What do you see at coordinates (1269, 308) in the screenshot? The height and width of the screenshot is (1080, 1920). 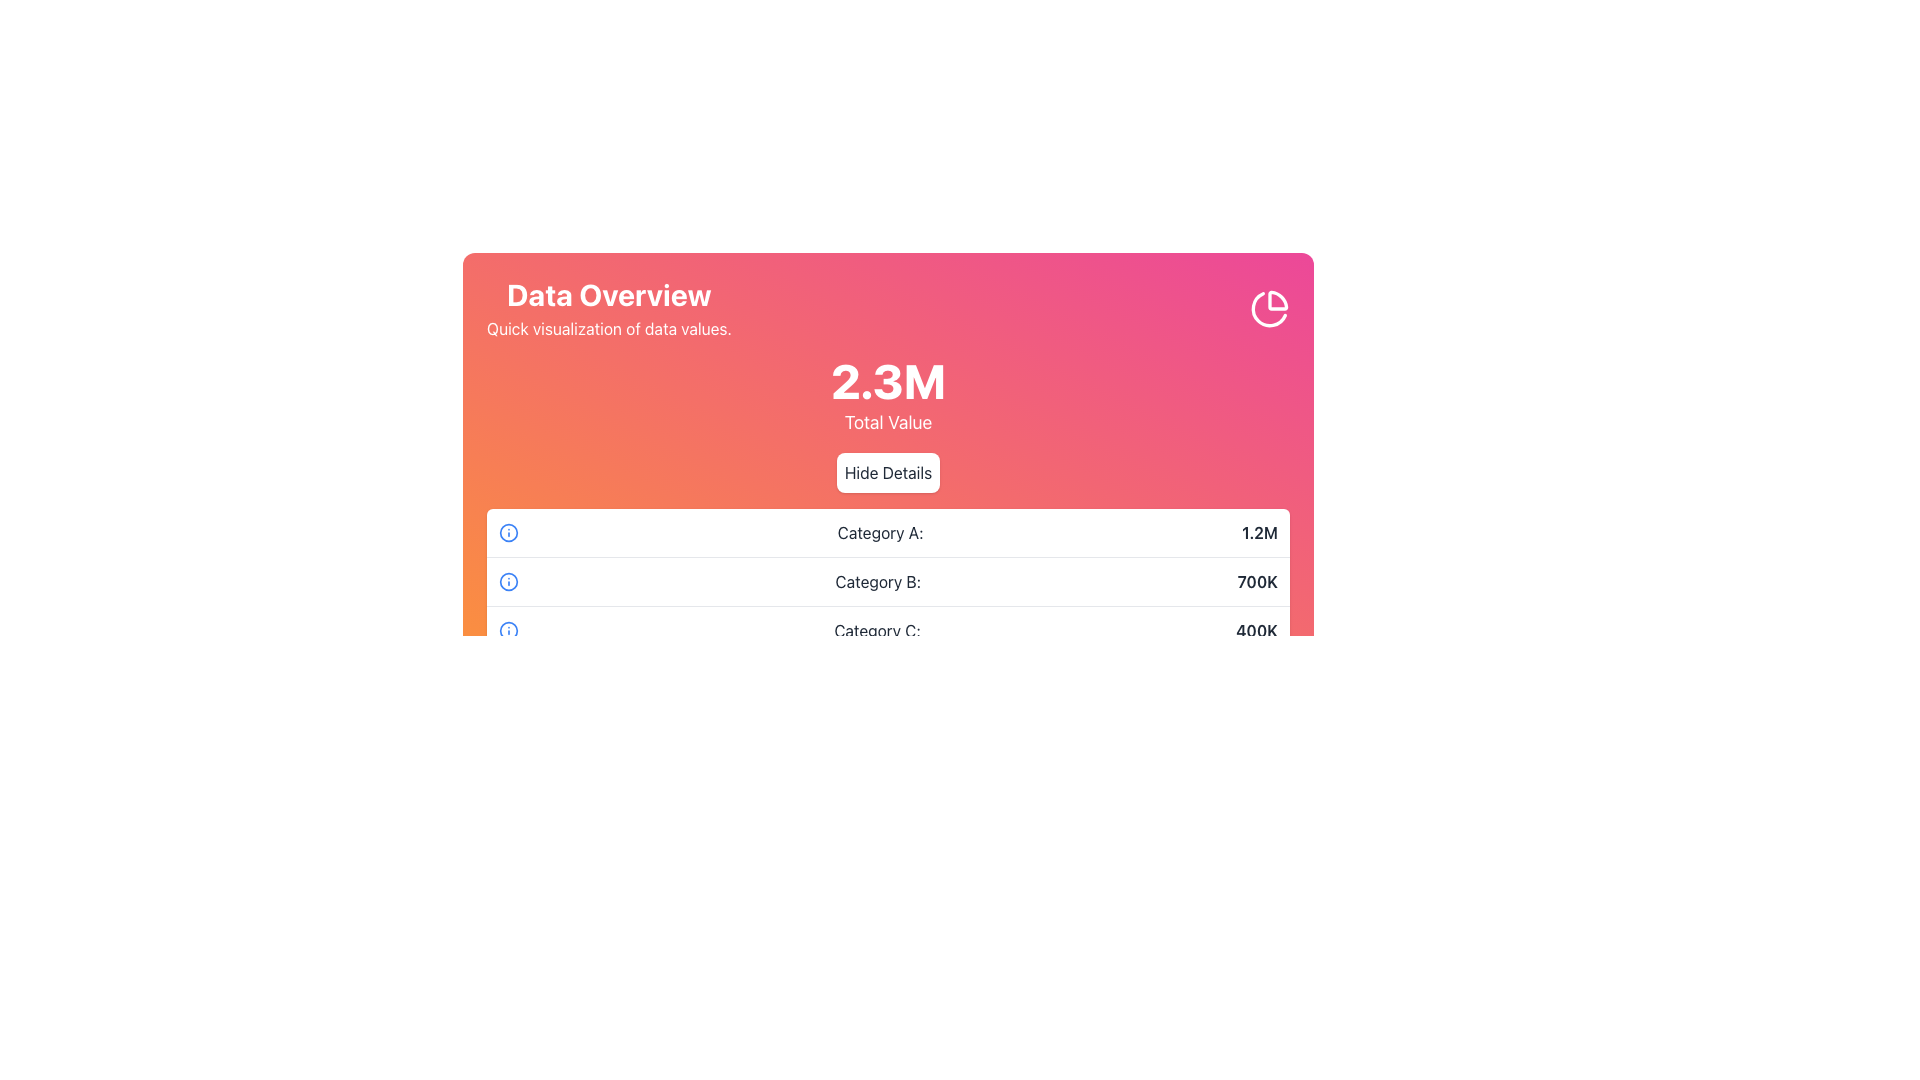 I see `the pie chart icon located on the far right side of the 'Data Overview' section header` at bounding box center [1269, 308].